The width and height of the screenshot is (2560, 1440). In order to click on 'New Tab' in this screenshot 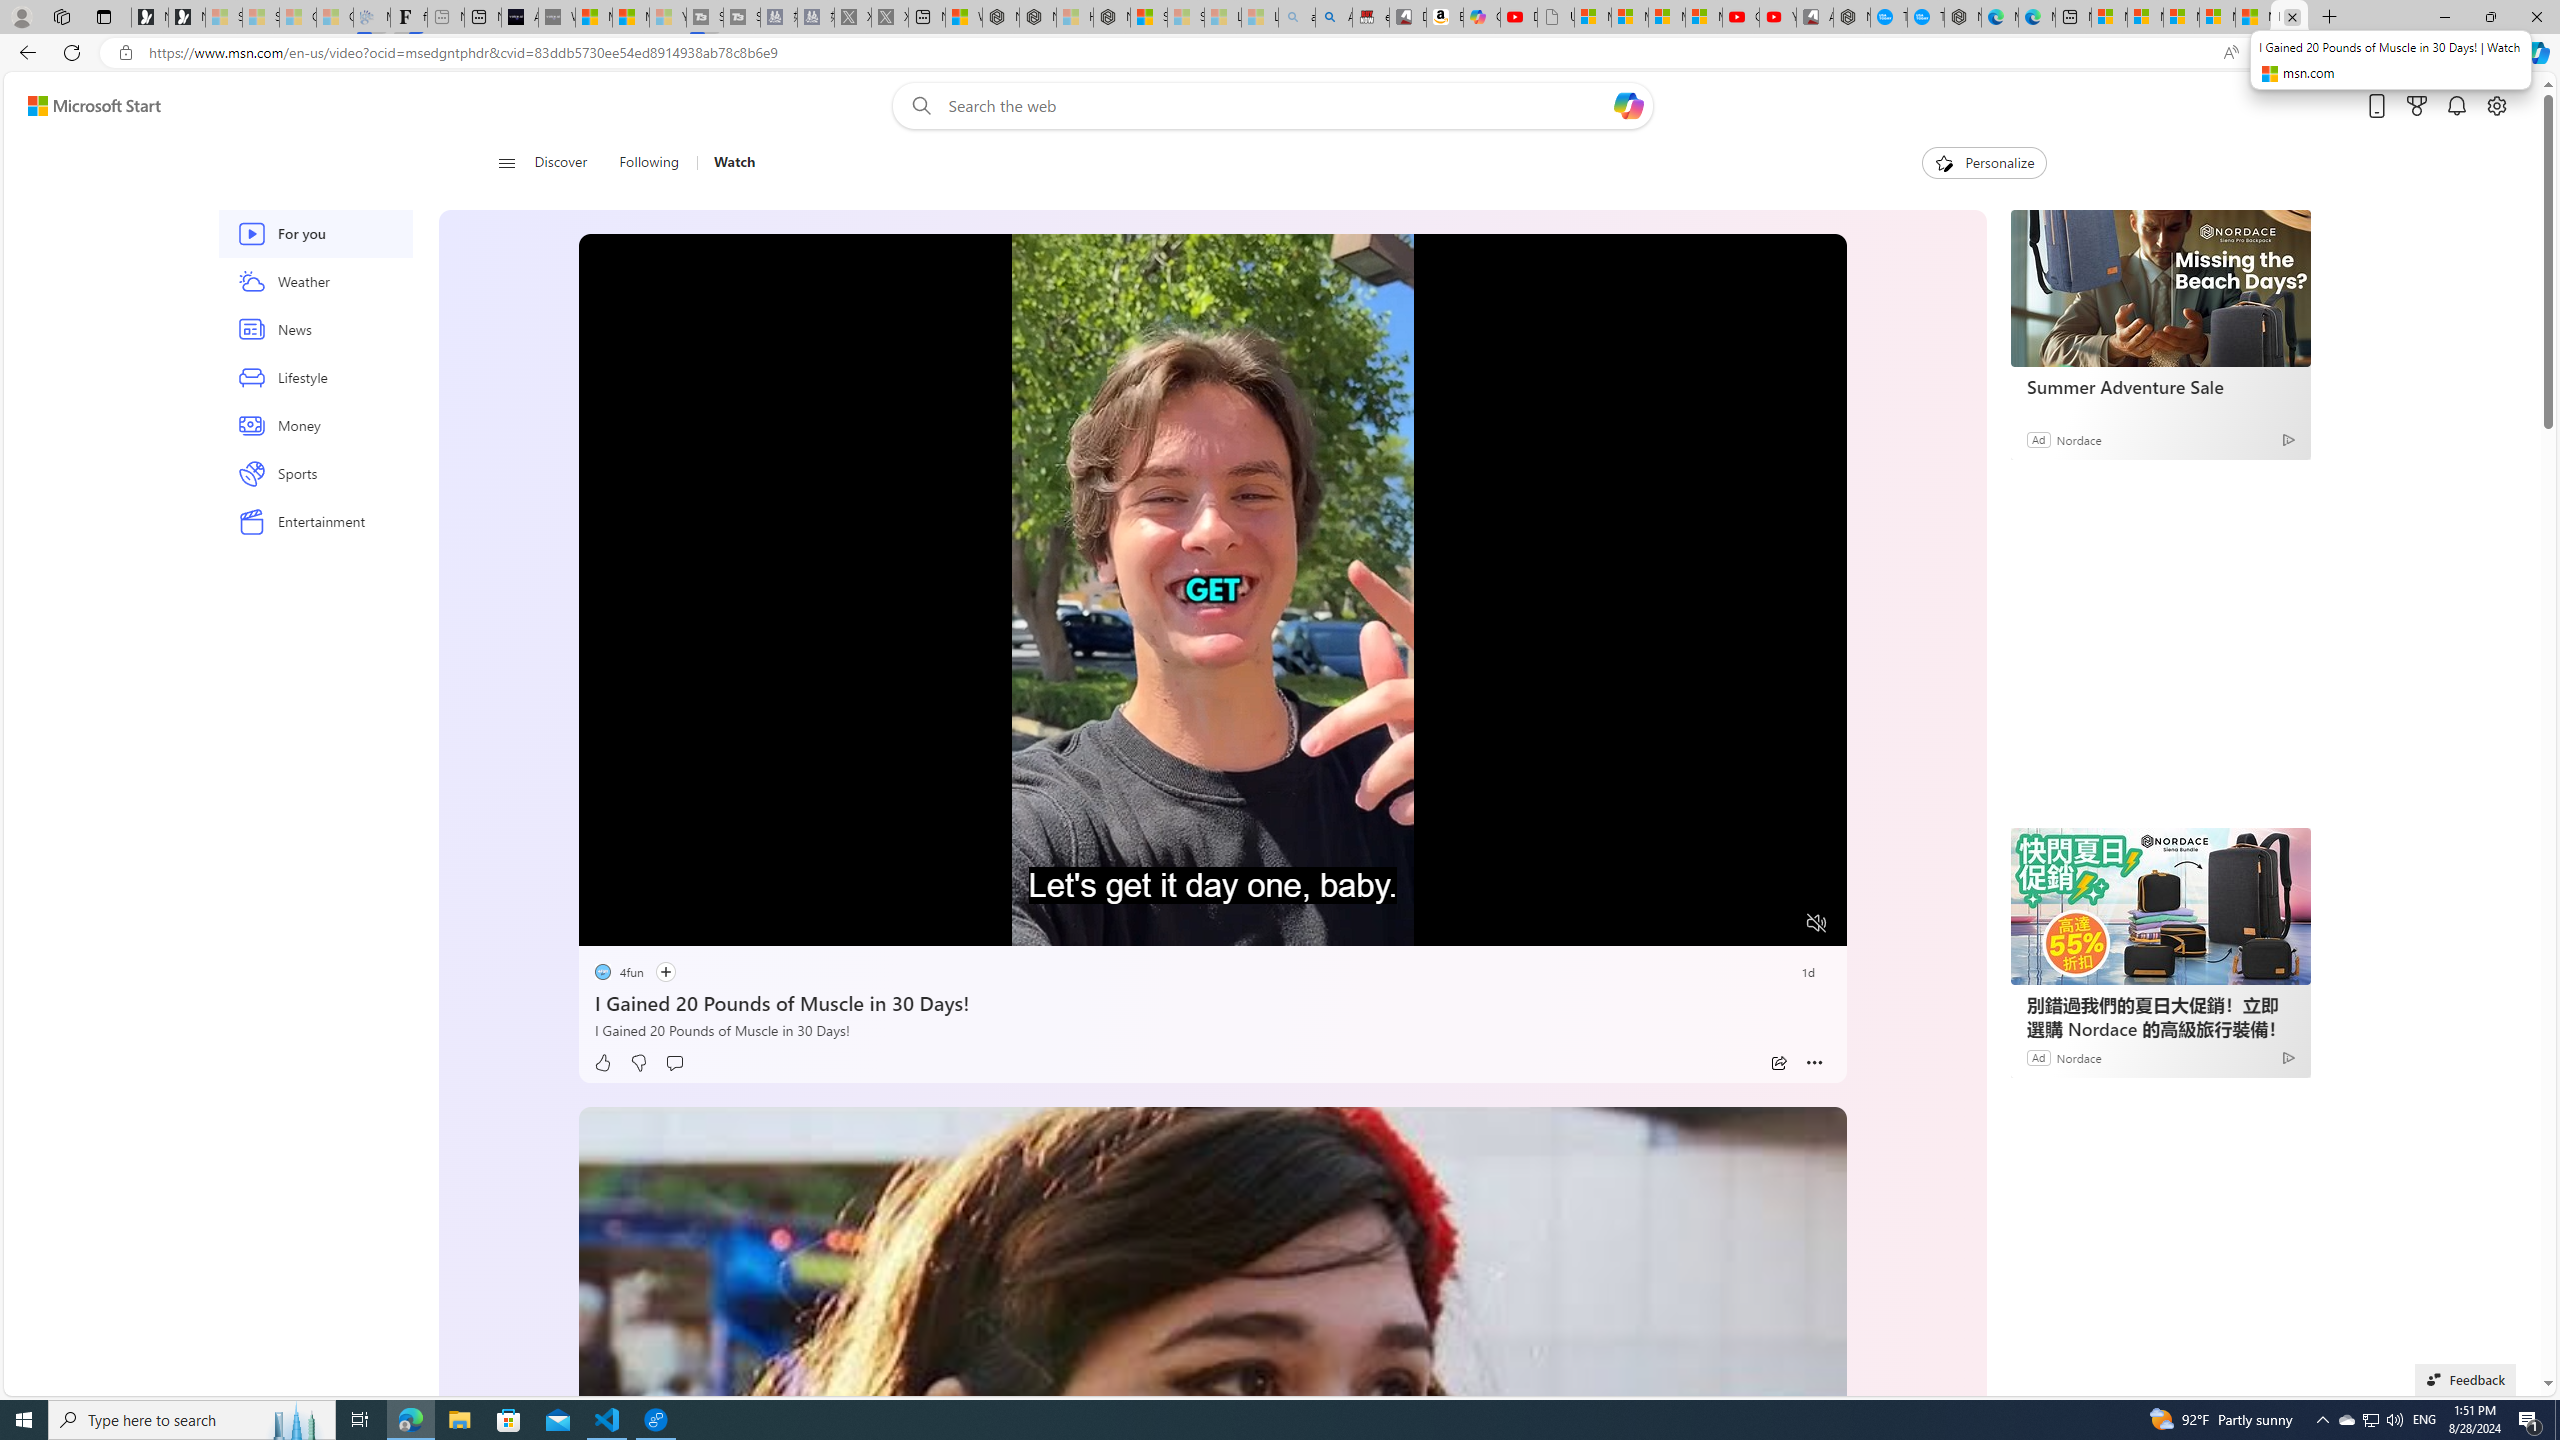, I will do `click(2329, 16)`.